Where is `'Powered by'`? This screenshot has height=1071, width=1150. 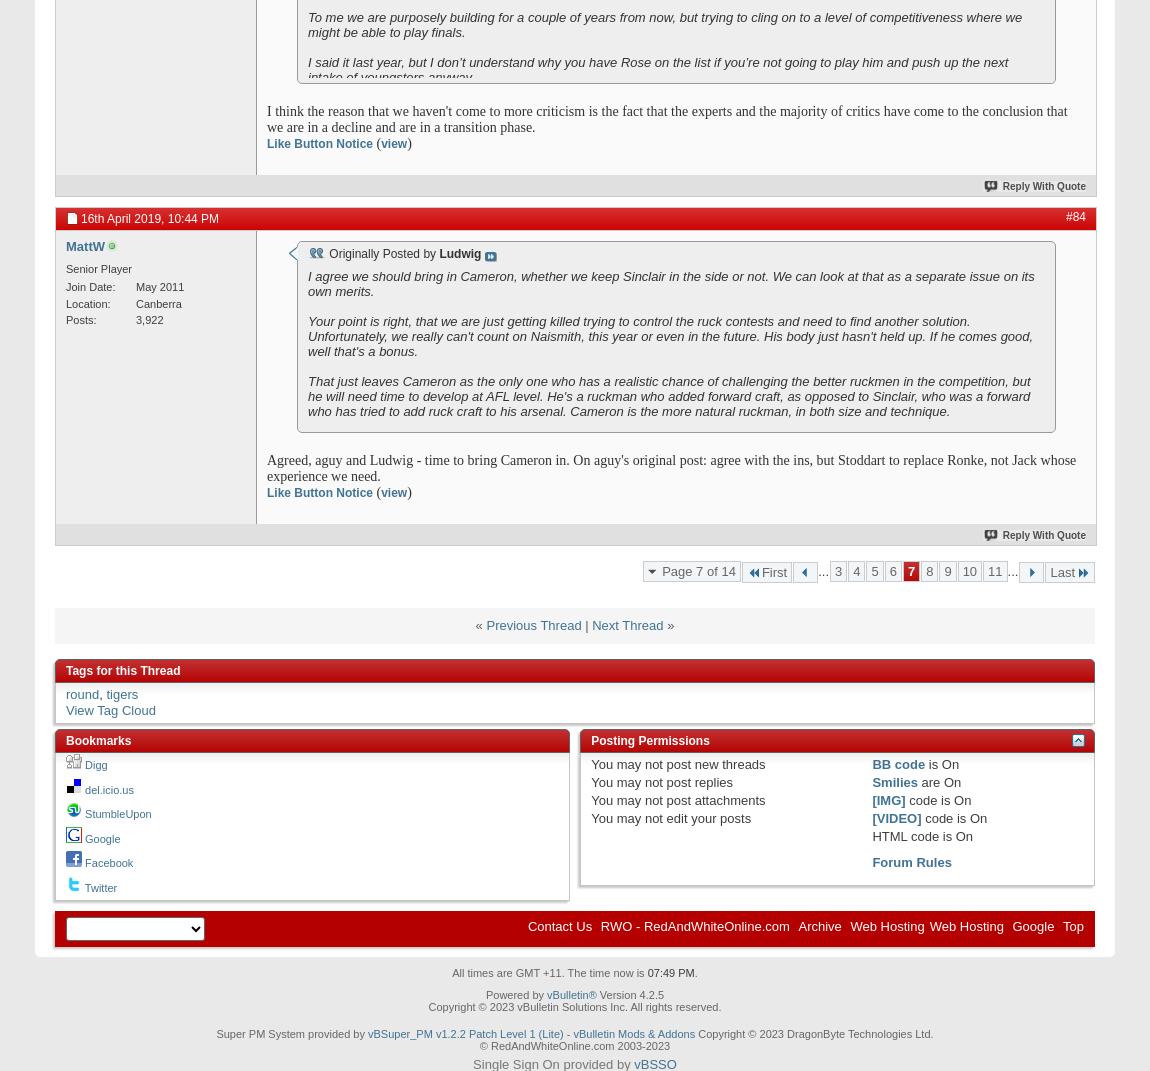
'Powered by' is located at coordinates (516, 993).